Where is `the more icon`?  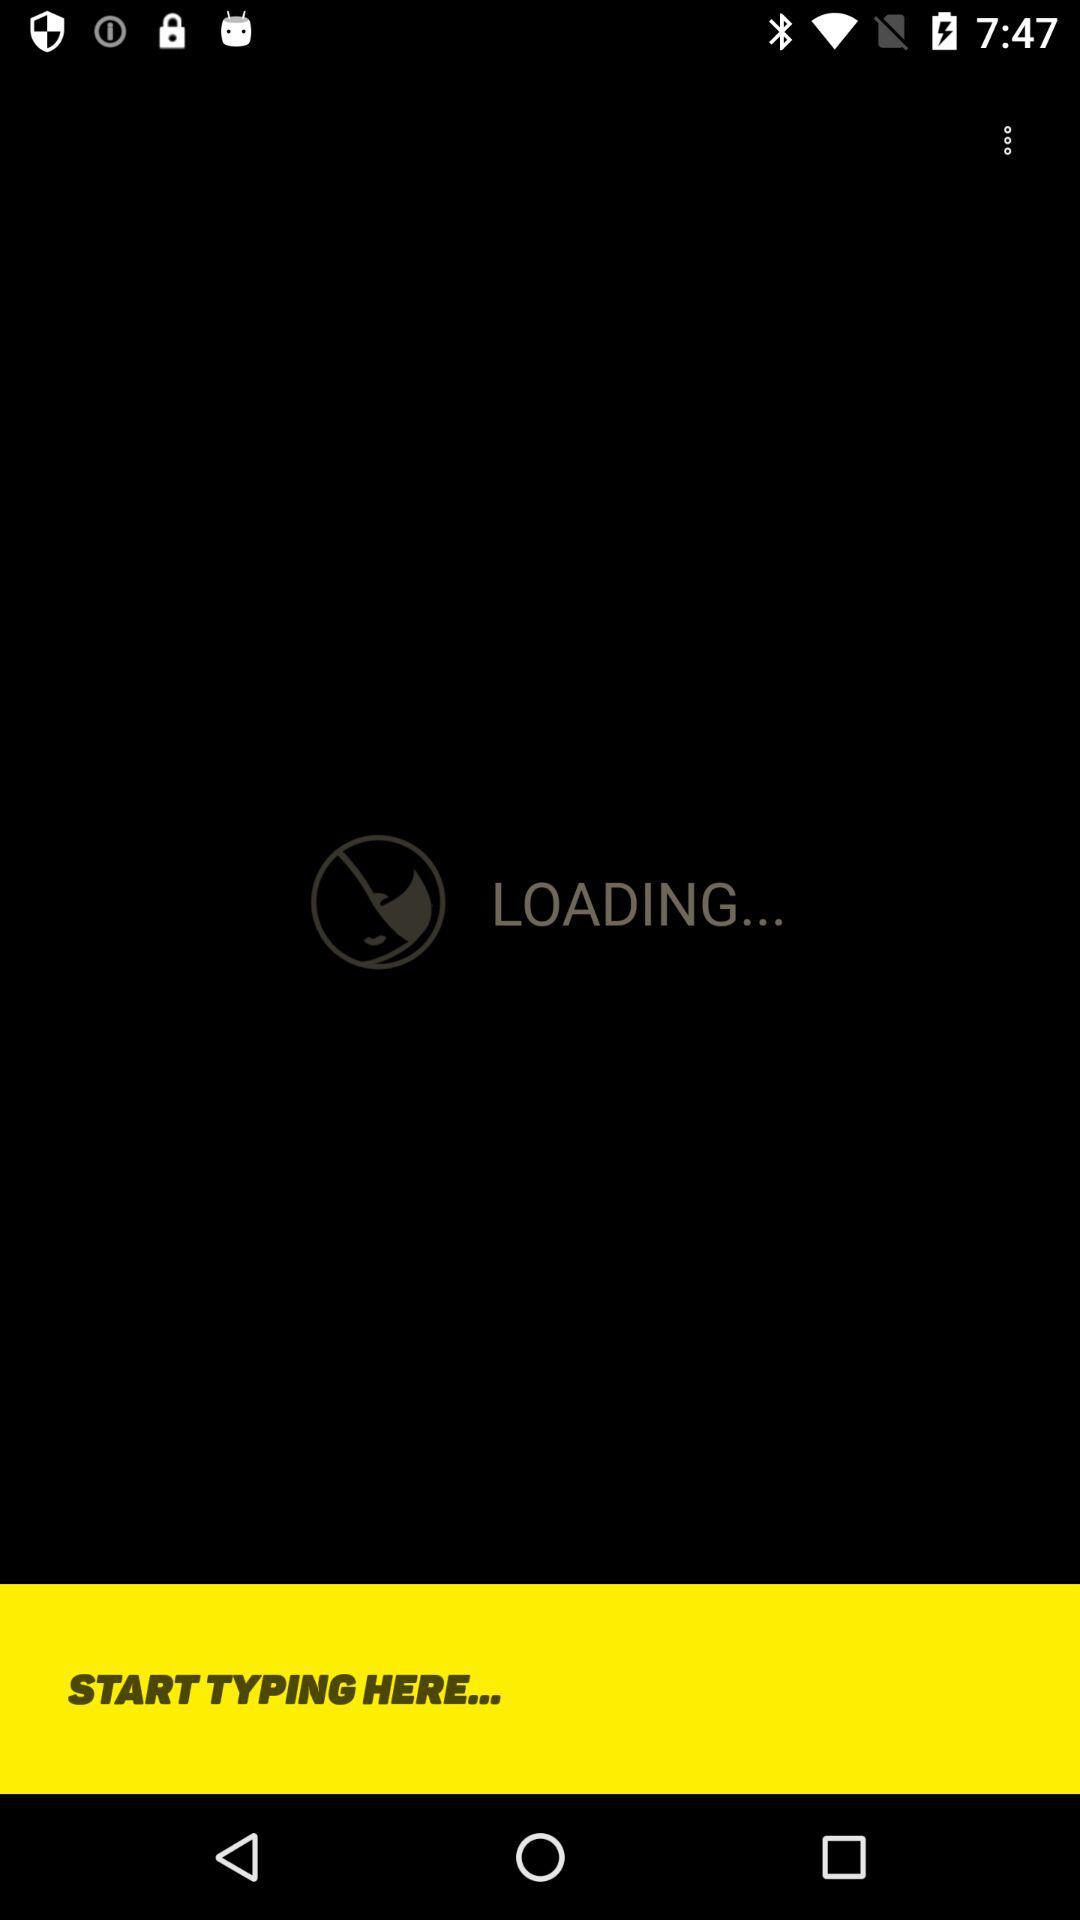
the more icon is located at coordinates (1007, 140).